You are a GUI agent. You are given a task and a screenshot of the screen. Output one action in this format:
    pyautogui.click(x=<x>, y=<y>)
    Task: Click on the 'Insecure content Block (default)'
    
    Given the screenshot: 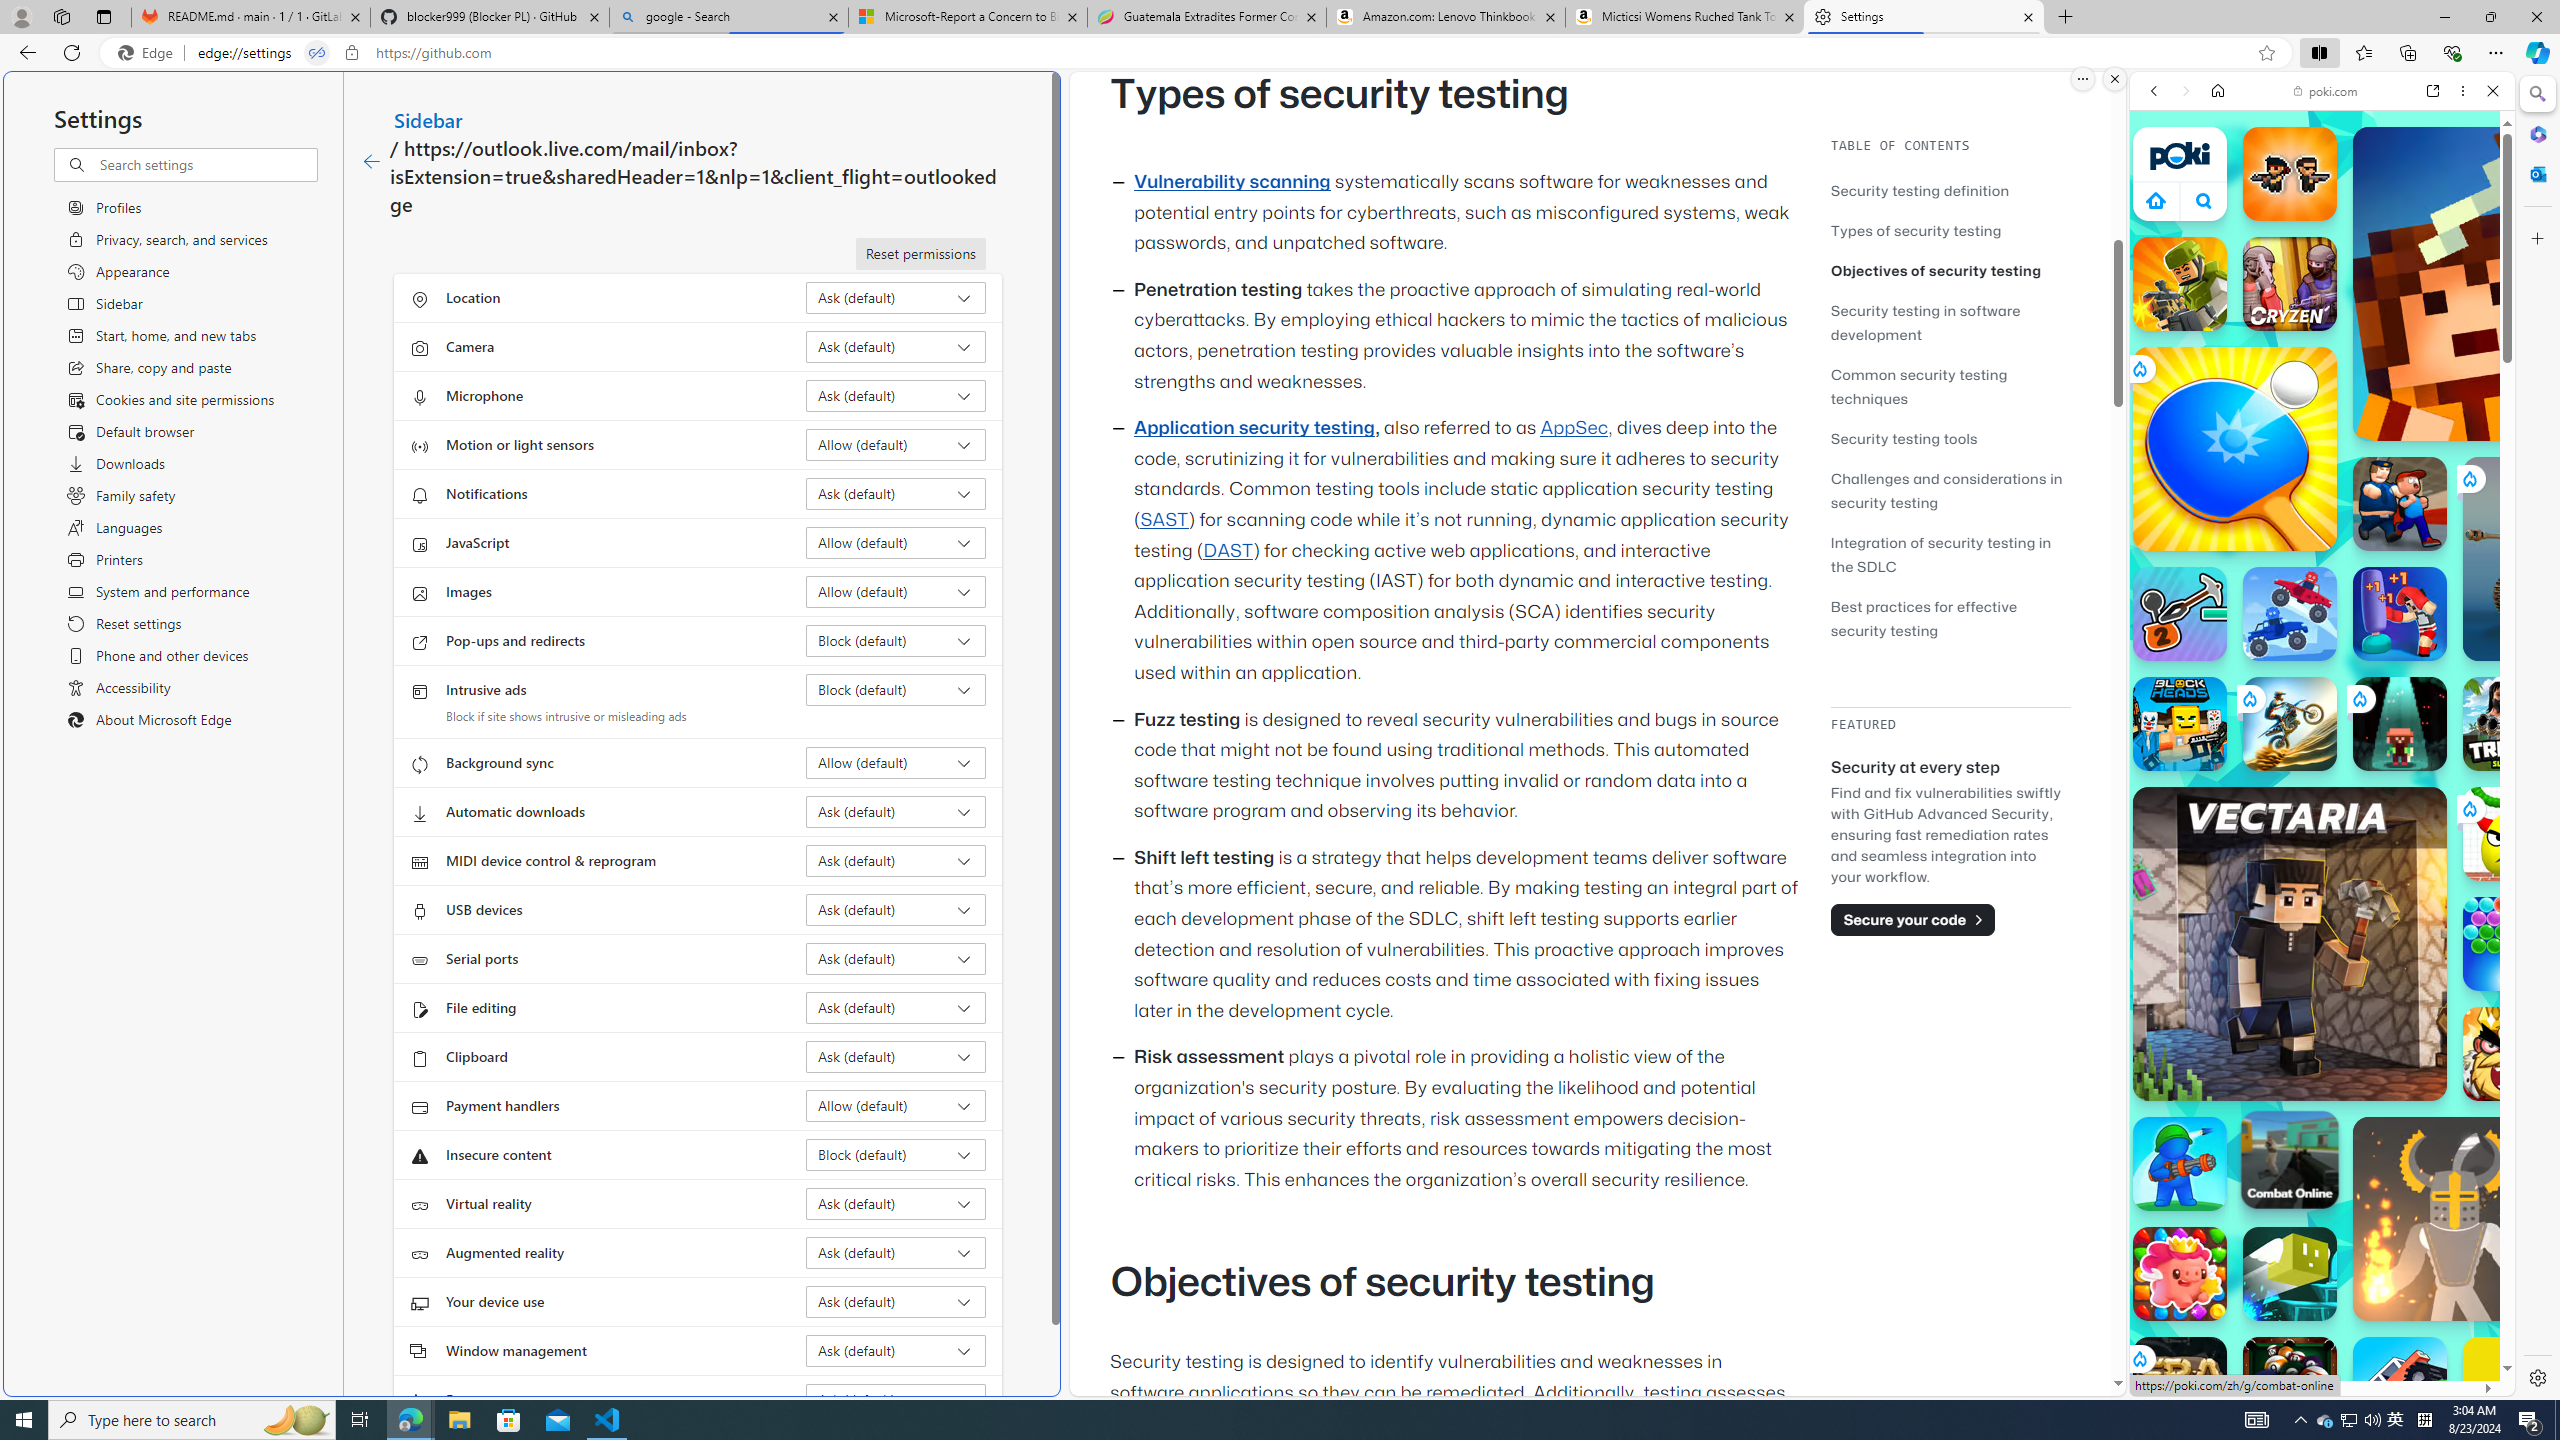 What is the action you would take?
    pyautogui.click(x=896, y=1153)
    